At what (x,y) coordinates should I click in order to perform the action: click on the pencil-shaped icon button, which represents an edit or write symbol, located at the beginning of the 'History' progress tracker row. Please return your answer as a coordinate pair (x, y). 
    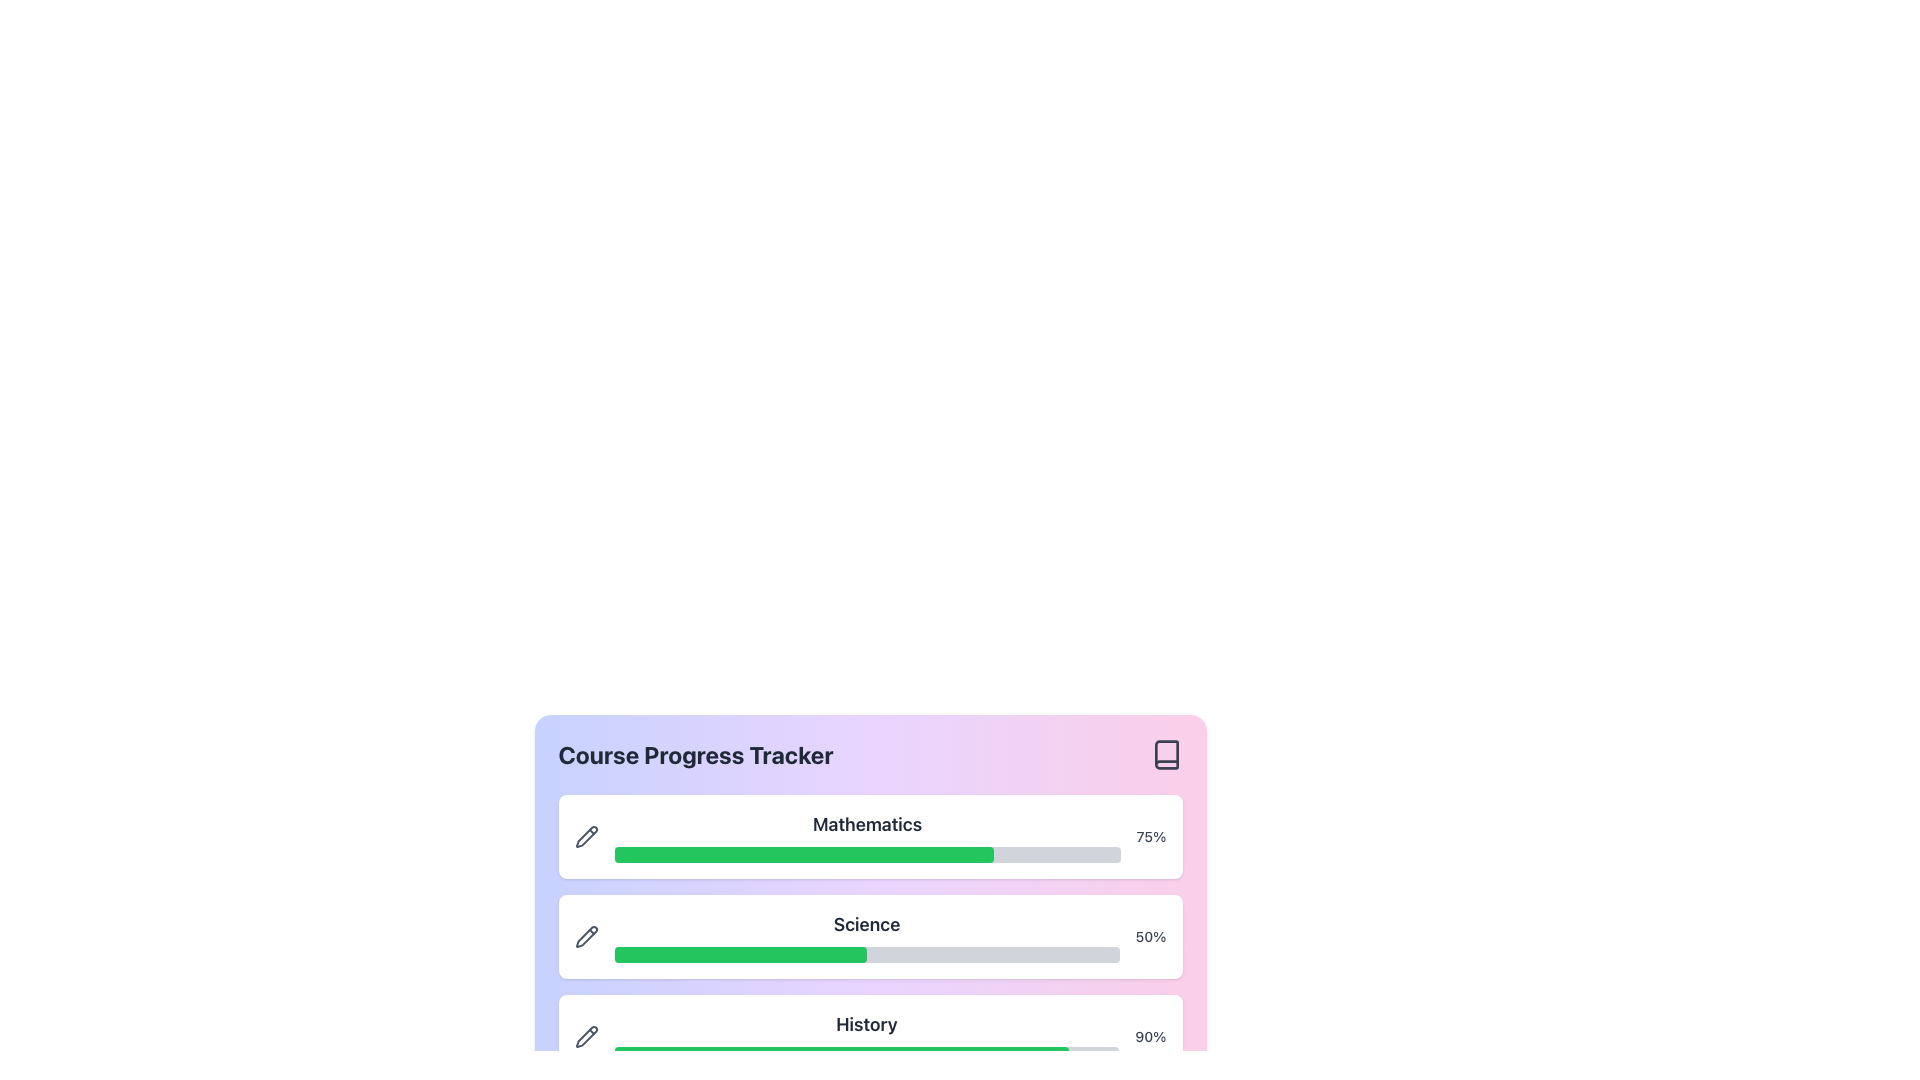
    Looking at the image, I should click on (585, 1036).